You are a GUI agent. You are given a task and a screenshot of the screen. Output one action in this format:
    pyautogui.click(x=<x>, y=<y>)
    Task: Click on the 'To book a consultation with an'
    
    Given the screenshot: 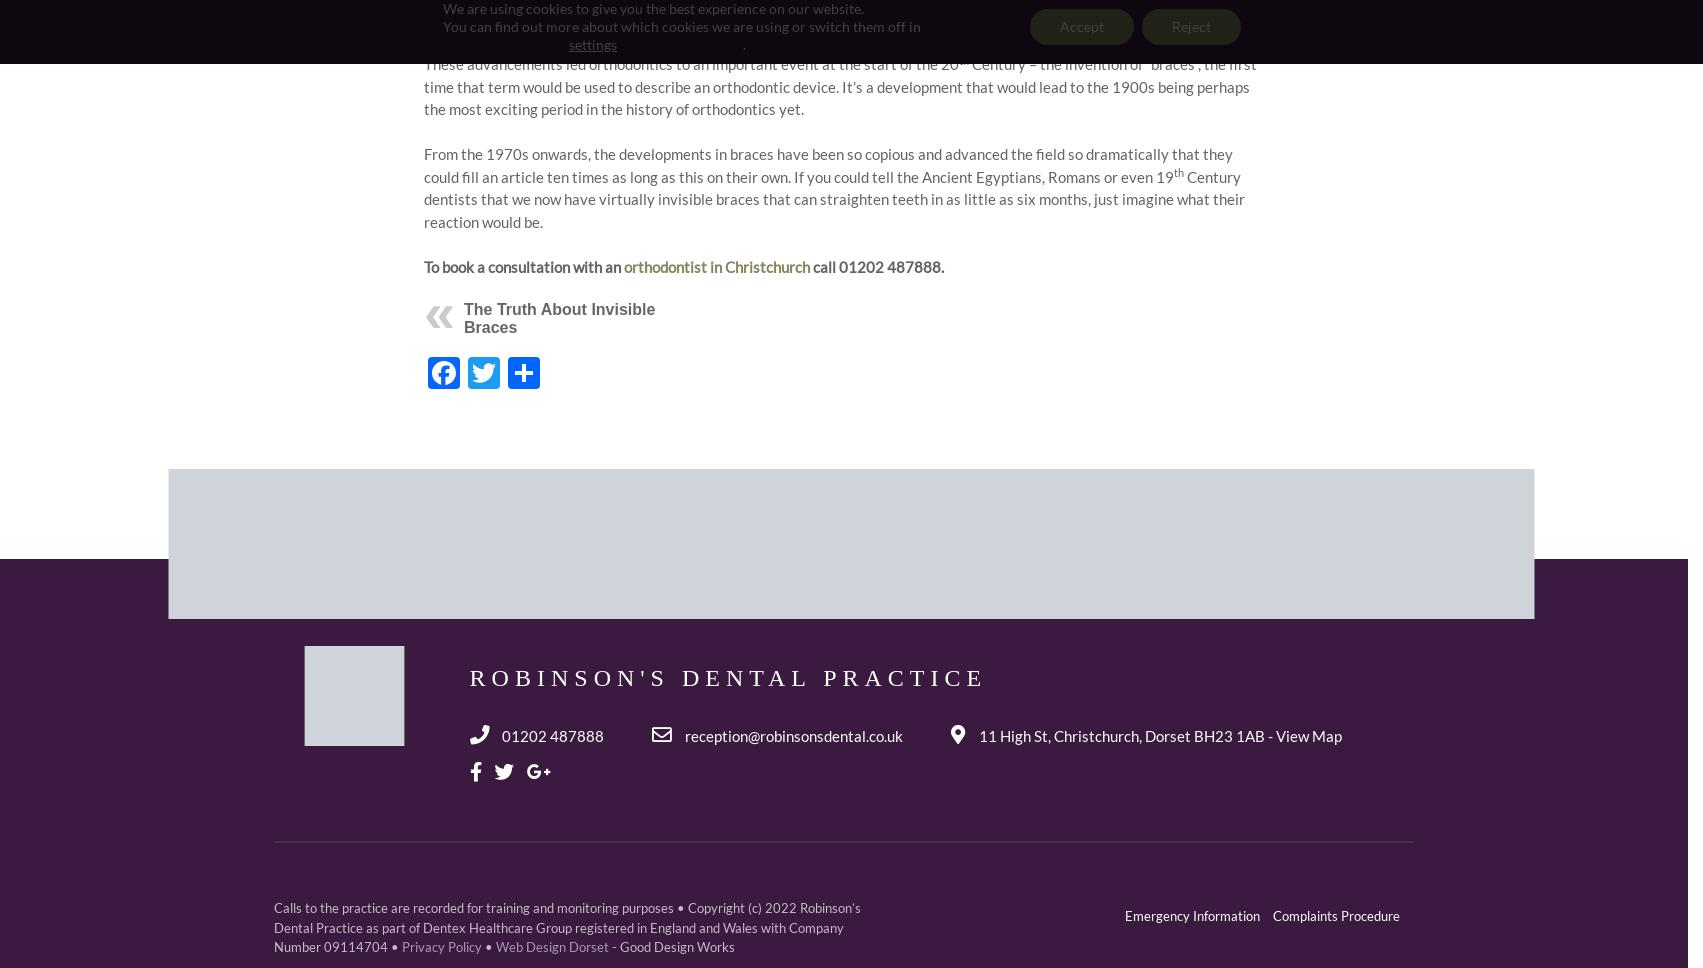 What is the action you would take?
    pyautogui.click(x=424, y=266)
    